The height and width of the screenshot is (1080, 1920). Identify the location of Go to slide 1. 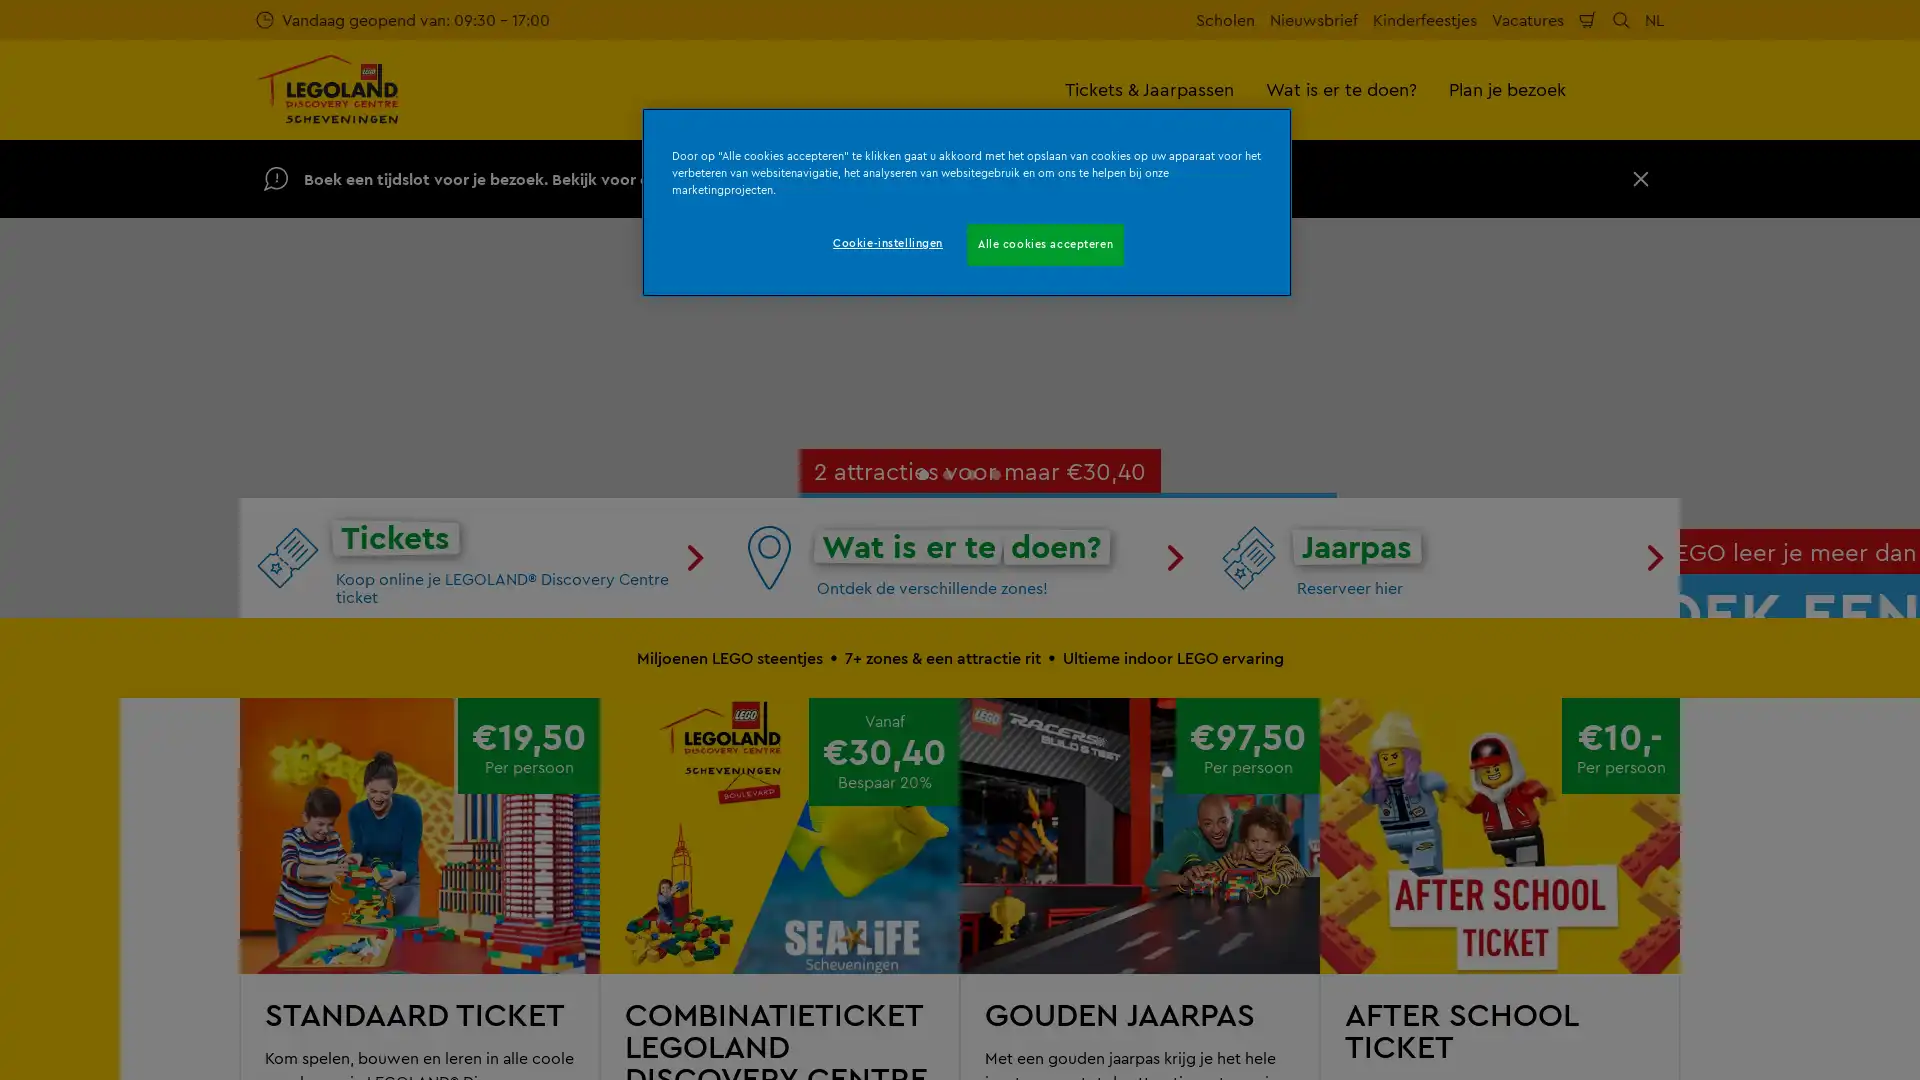
(922, 852).